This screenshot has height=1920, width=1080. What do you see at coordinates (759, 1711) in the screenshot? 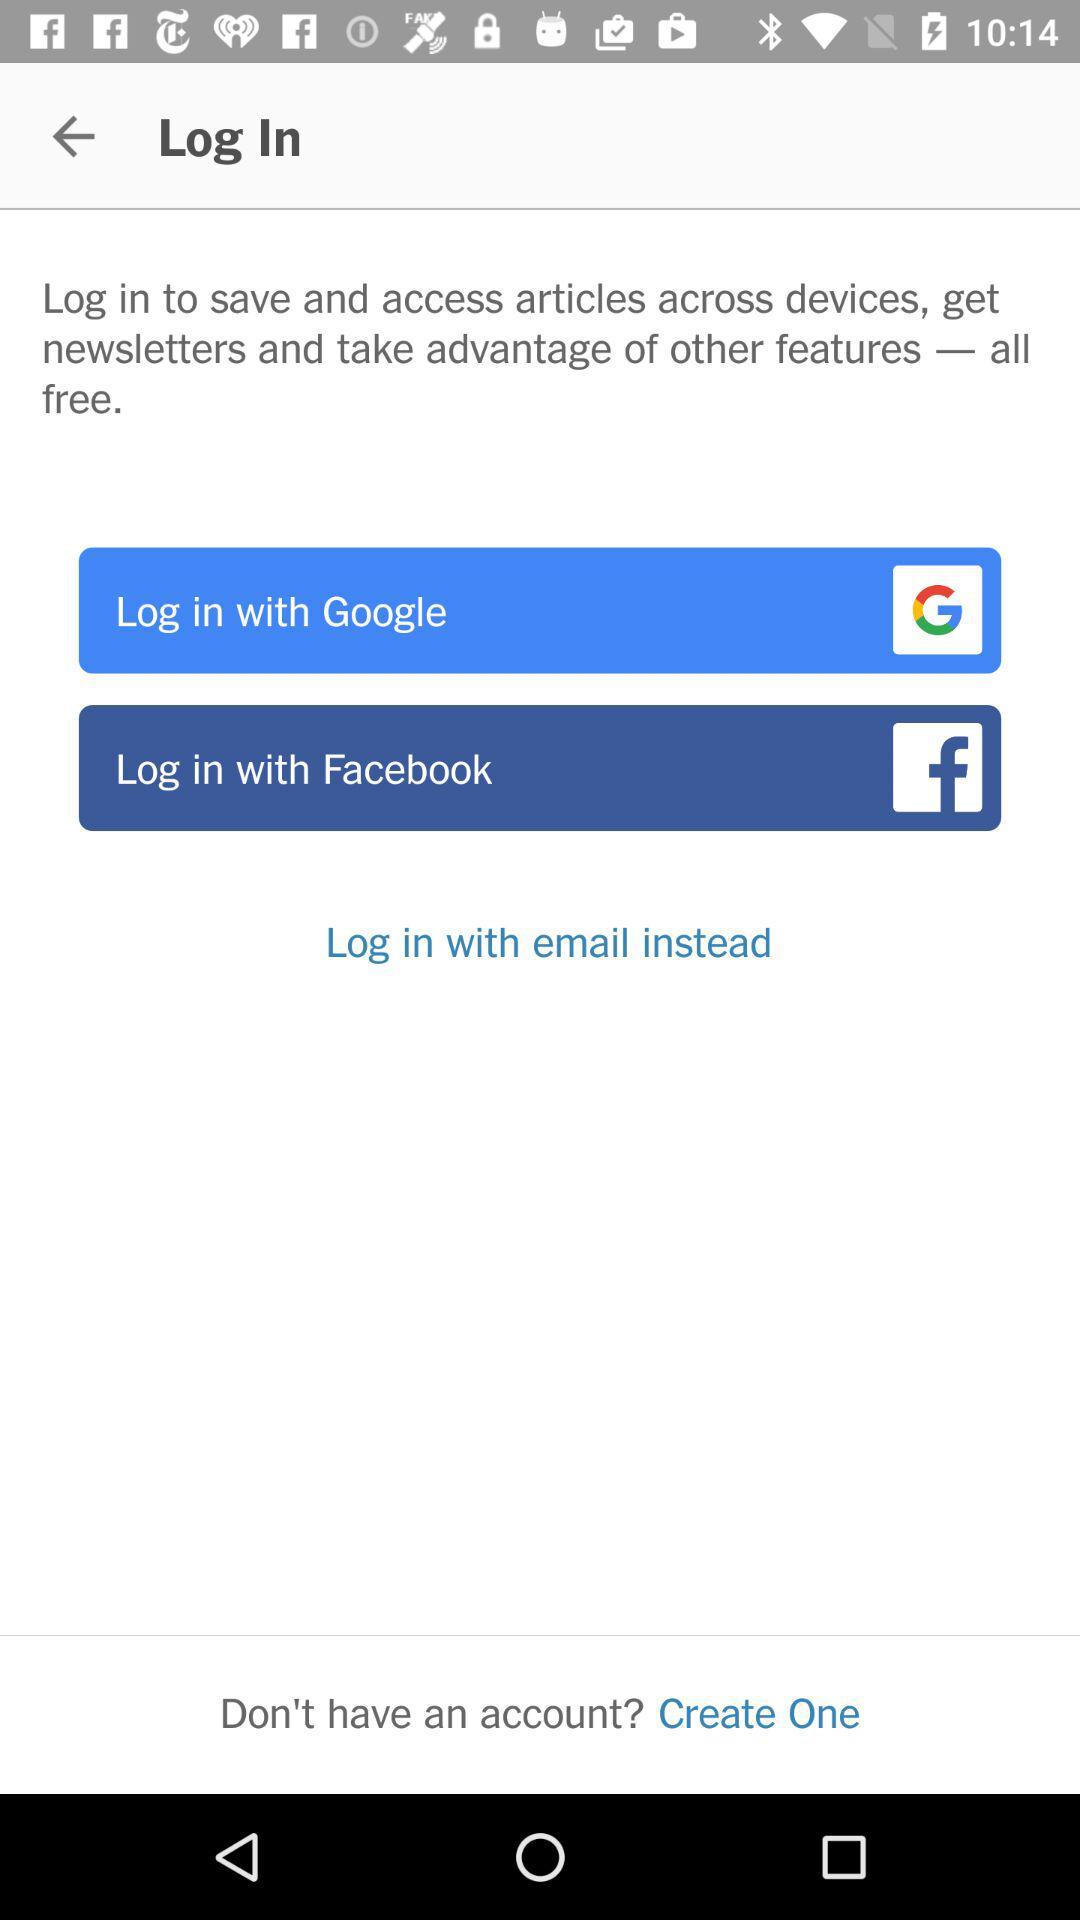
I see `create one at the bottom right corner` at bounding box center [759, 1711].